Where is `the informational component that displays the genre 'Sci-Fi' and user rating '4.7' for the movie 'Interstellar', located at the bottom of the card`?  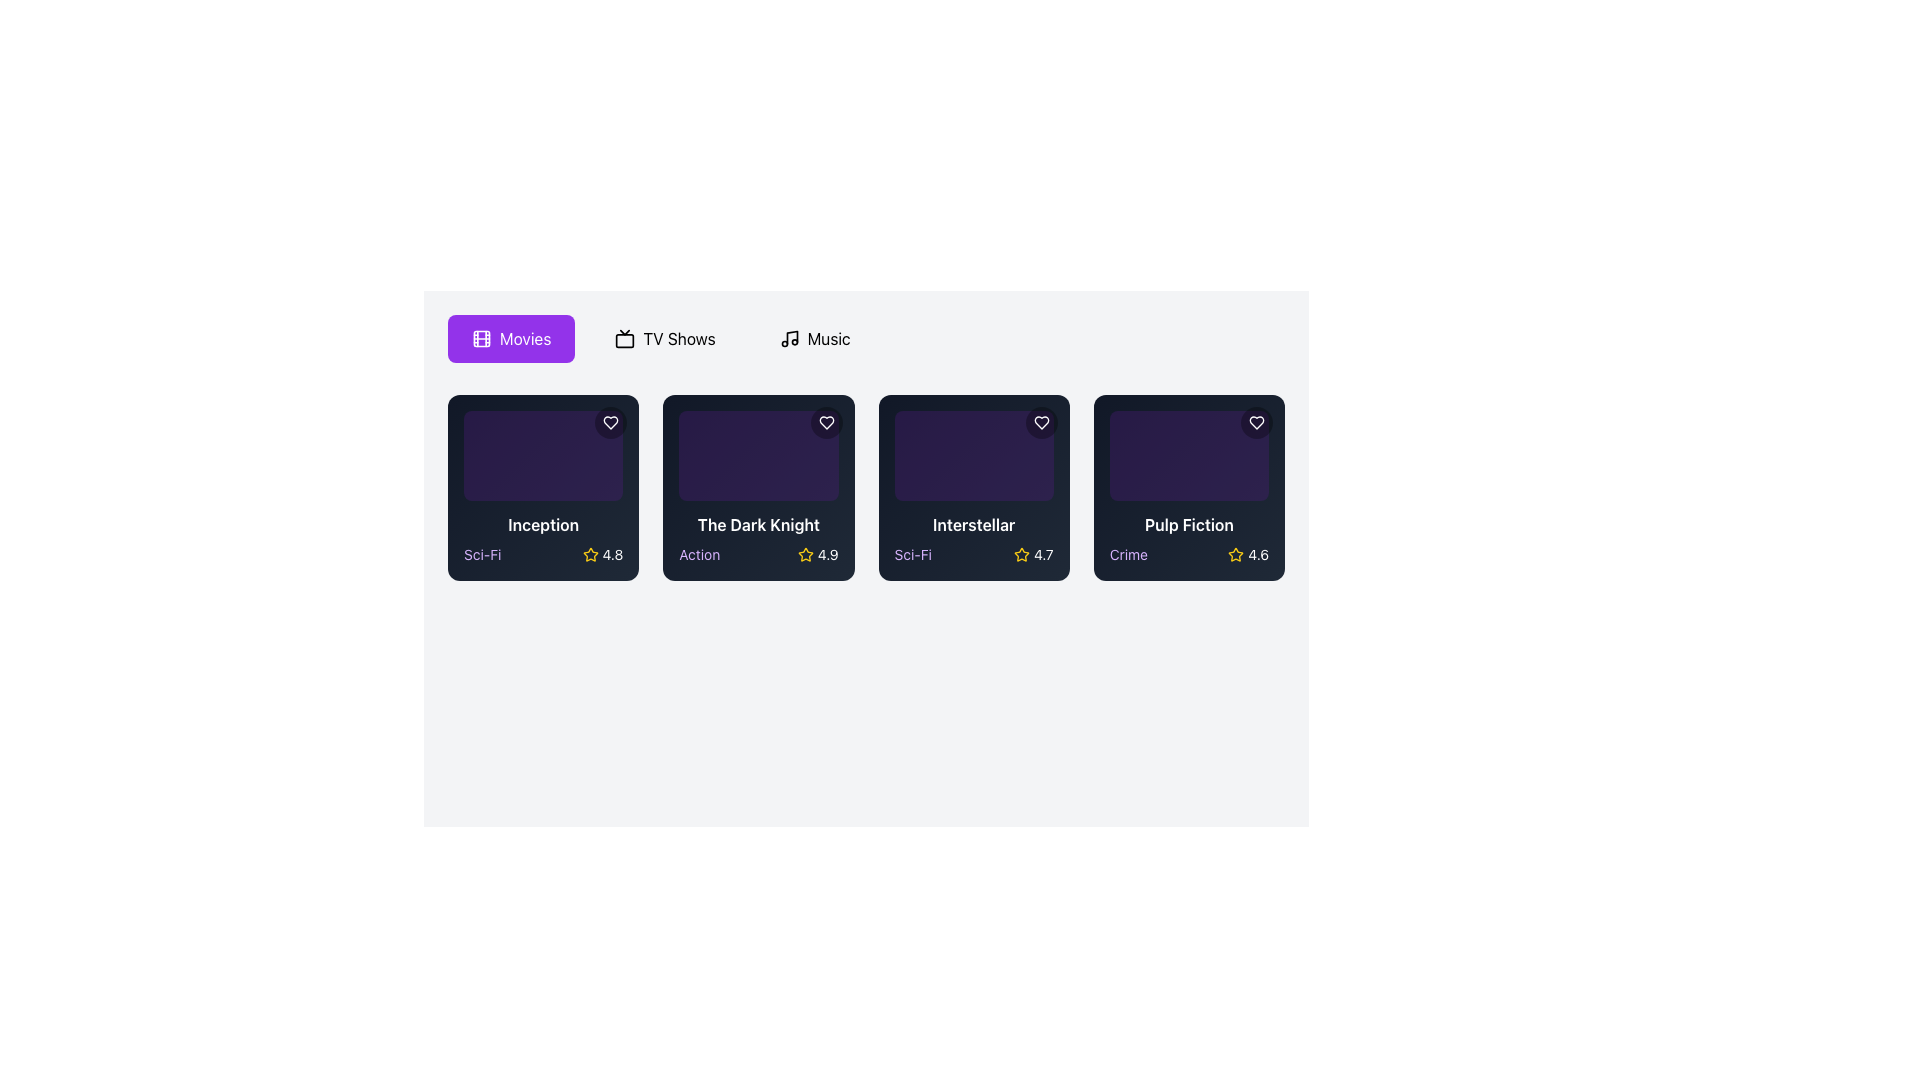
the informational component that displays the genre 'Sci-Fi' and user rating '4.7' for the movie 'Interstellar', located at the bottom of the card is located at coordinates (974, 554).